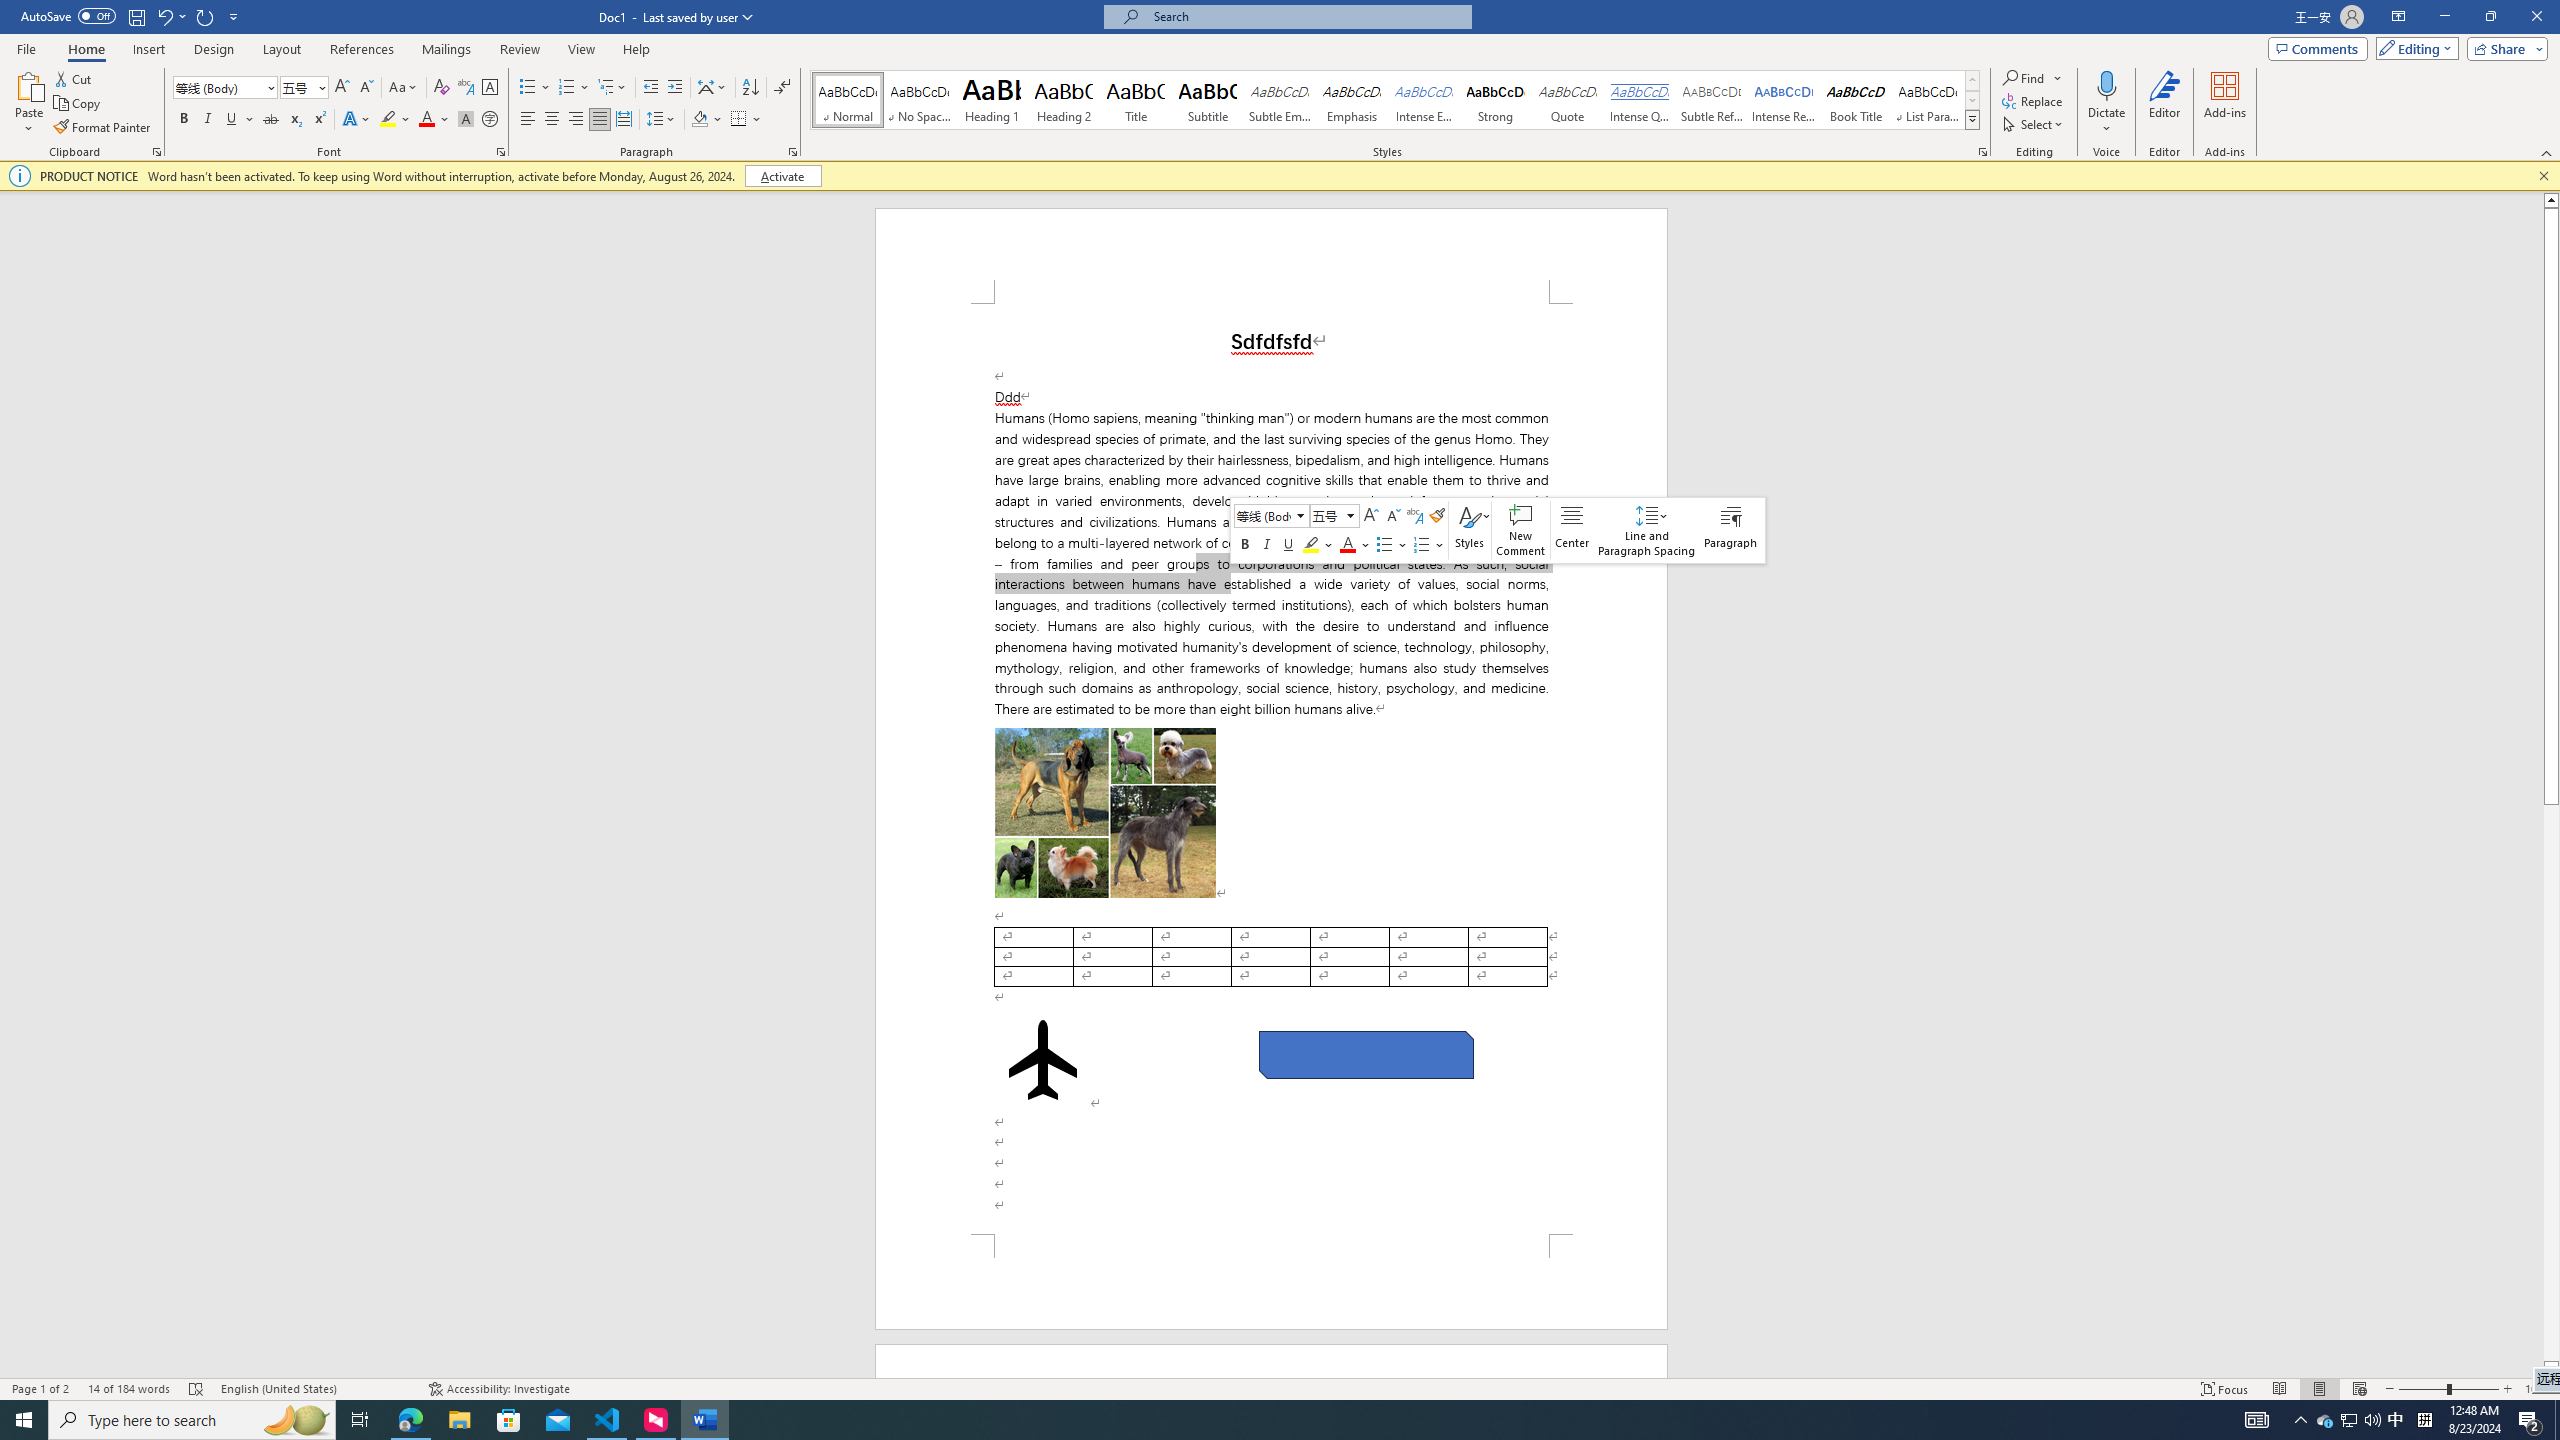 The image size is (2560, 1440). What do you see at coordinates (1280, 99) in the screenshot?
I see `'Subtle Emphasis'` at bounding box center [1280, 99].